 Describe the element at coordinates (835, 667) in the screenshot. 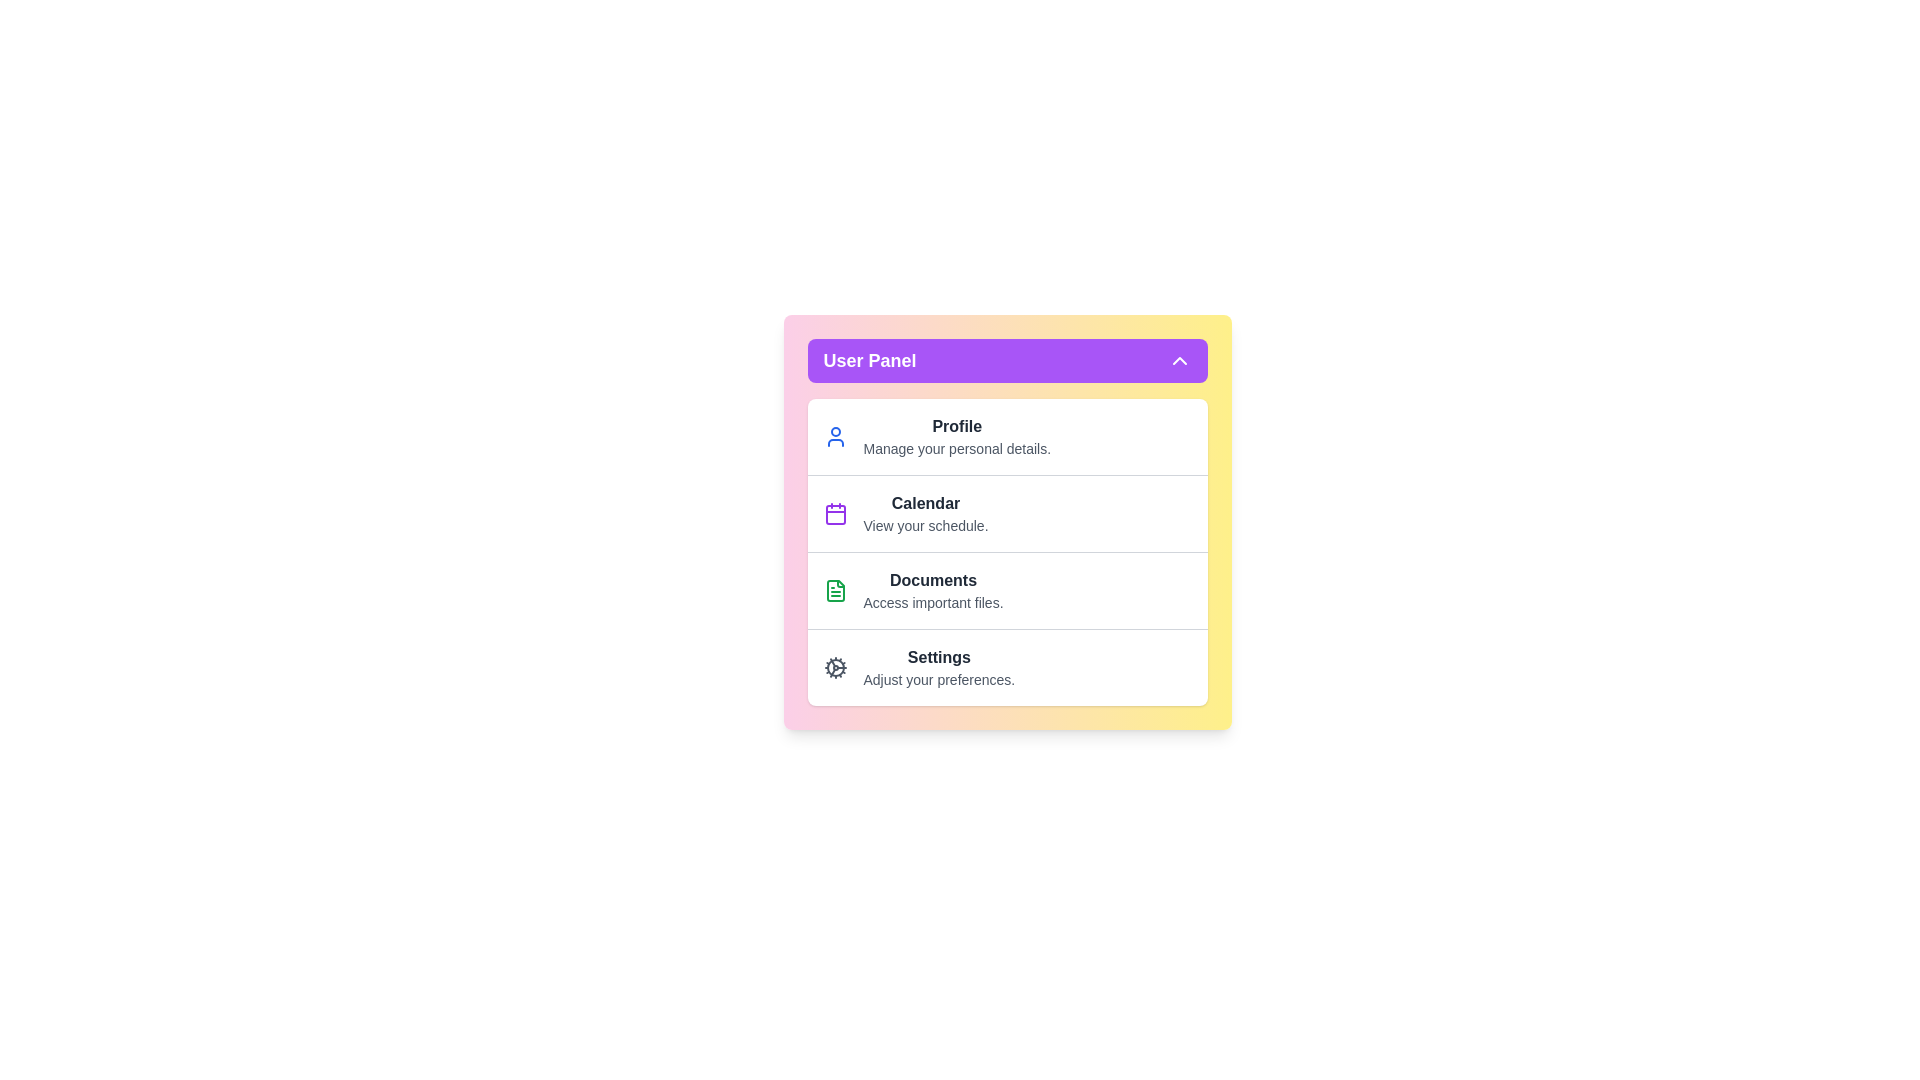

I see `the settings icon located at the left side of the row labeled 'Settings Adjust your preferences' in the 'User Panel' interface to initiate an action` at that location.